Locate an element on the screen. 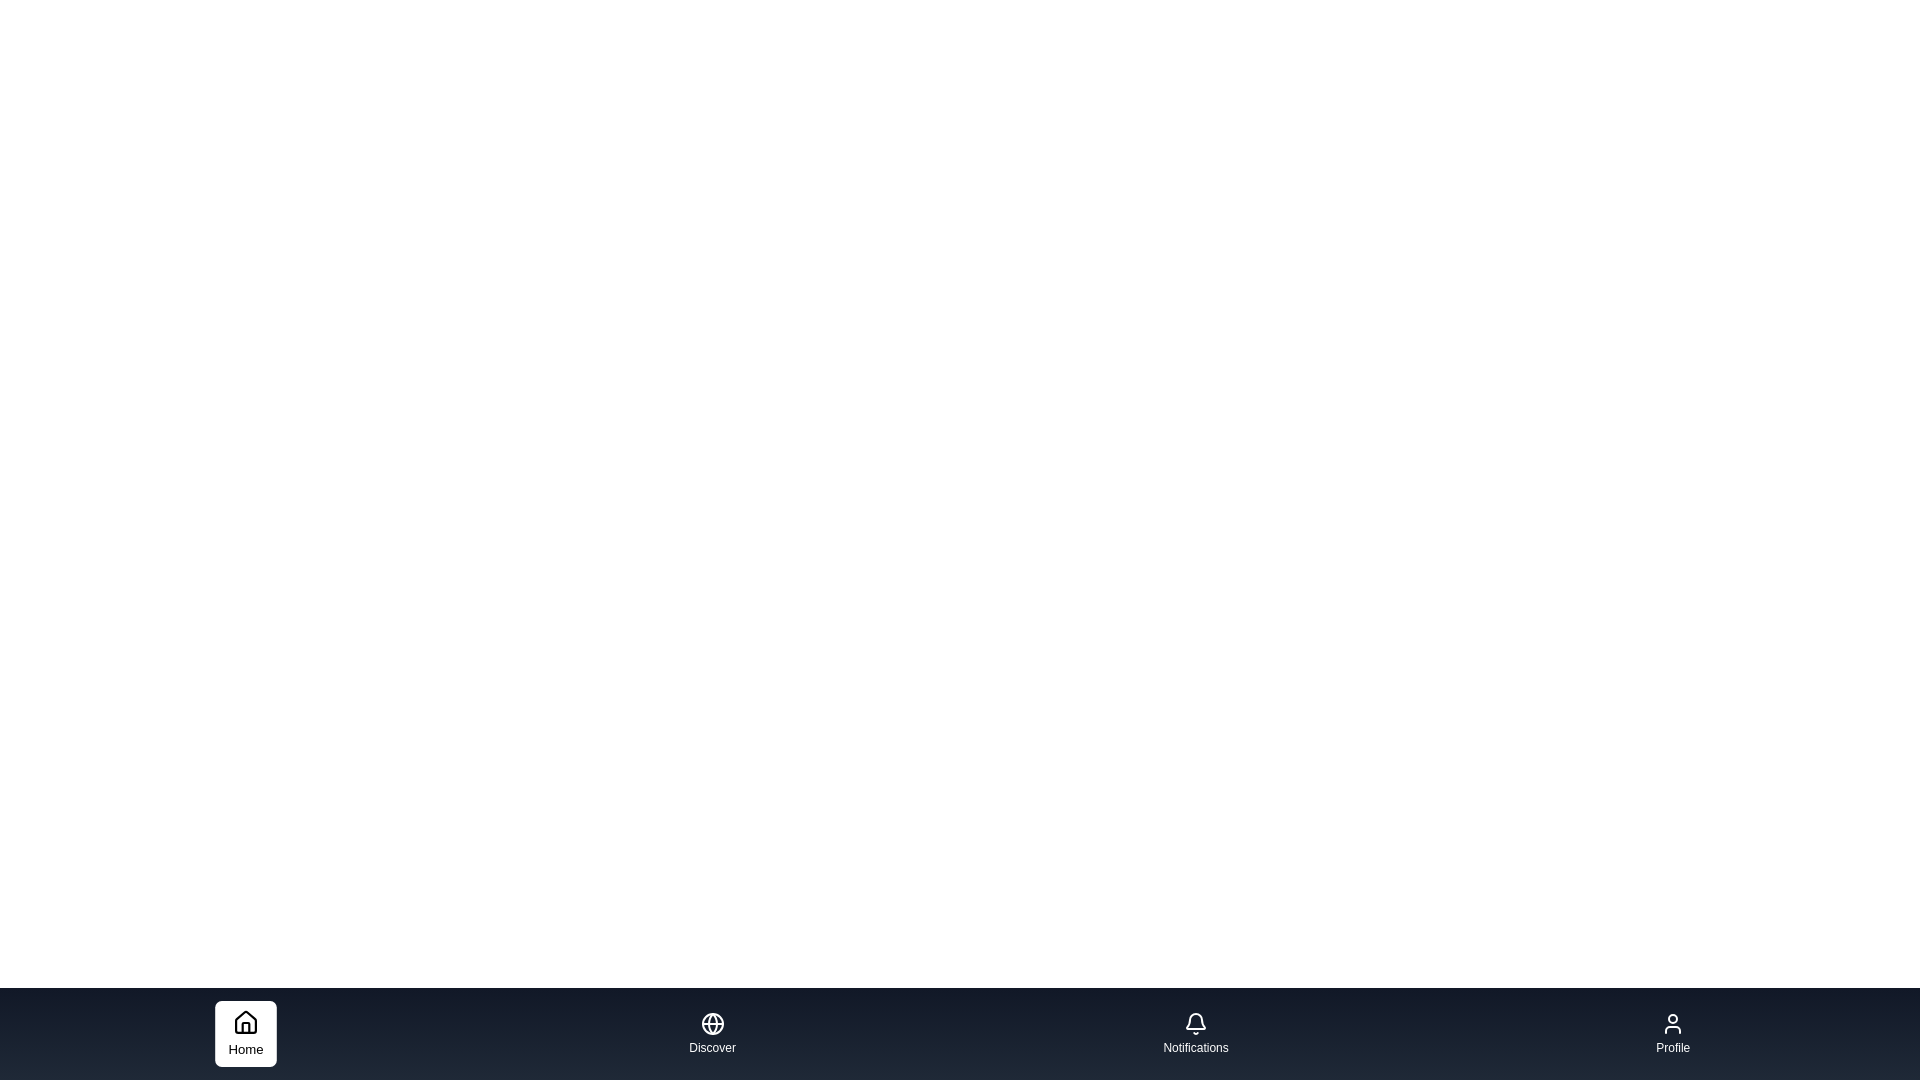  the tab background of Notifications is located at coordinates (1195, 1033).